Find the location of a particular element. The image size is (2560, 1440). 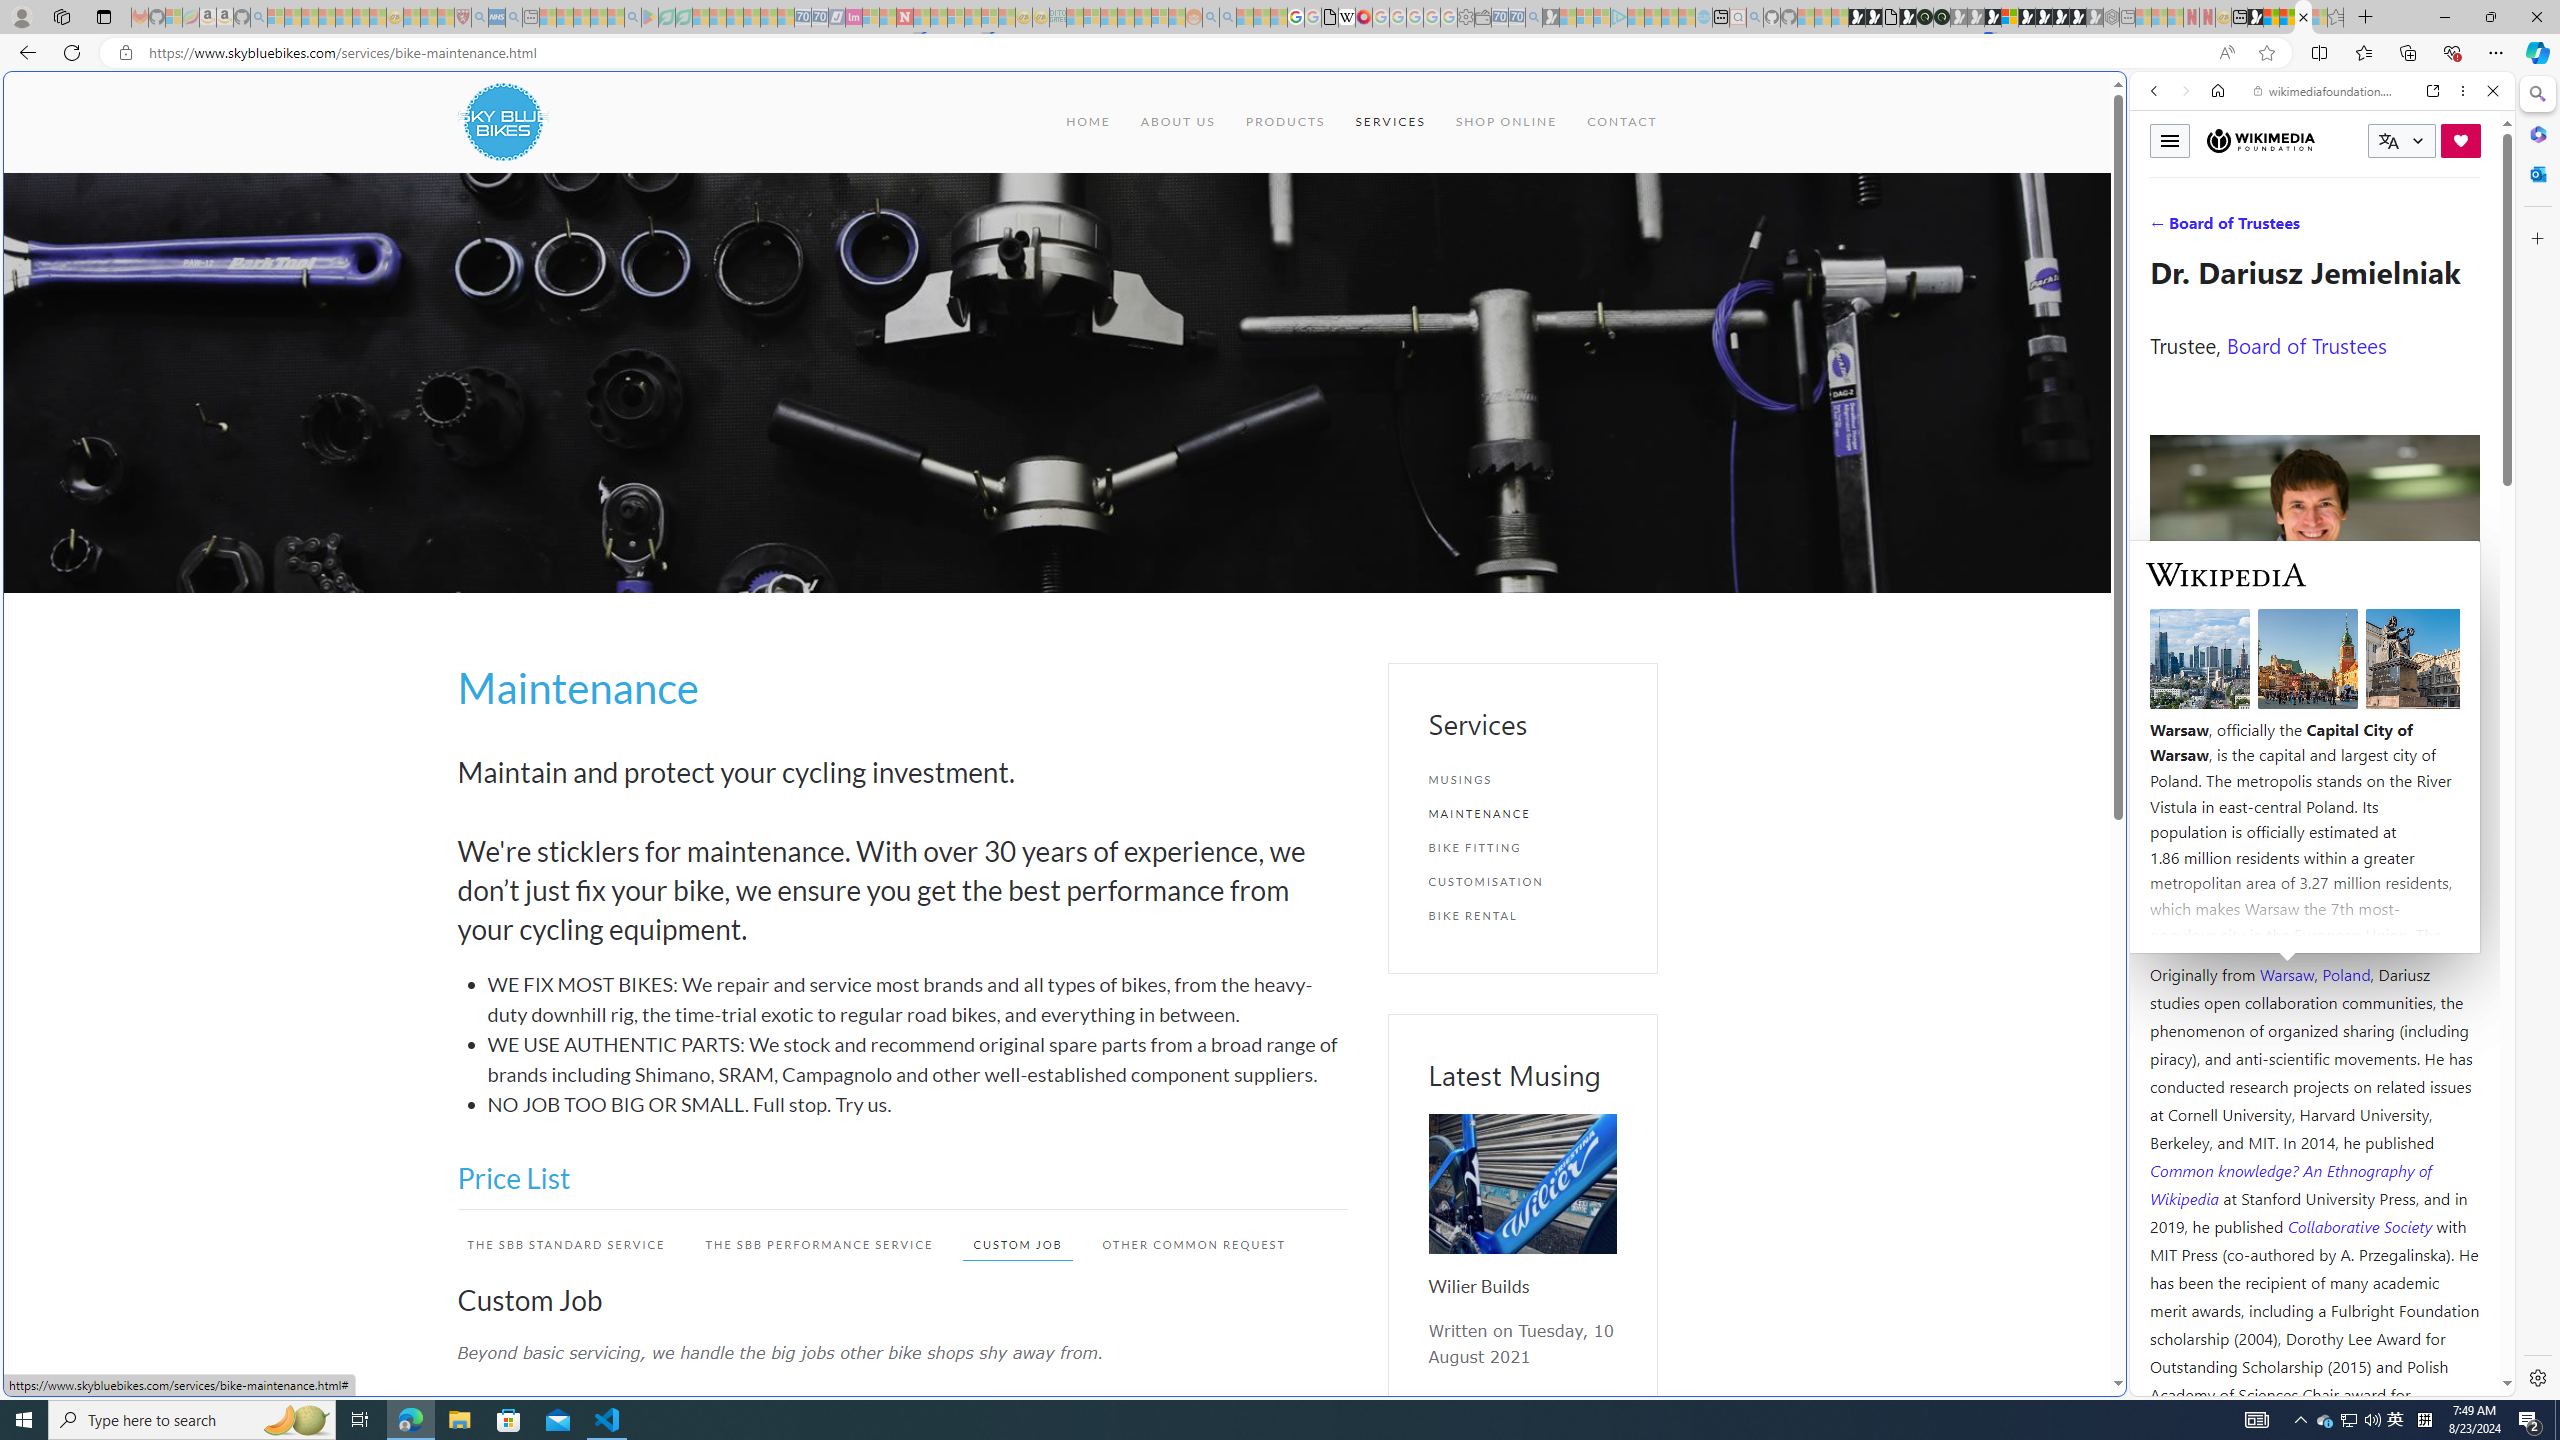

'Play Cave FRVR in your browser | Games from Microsoft Start' is located at coordinates (1622, 425).